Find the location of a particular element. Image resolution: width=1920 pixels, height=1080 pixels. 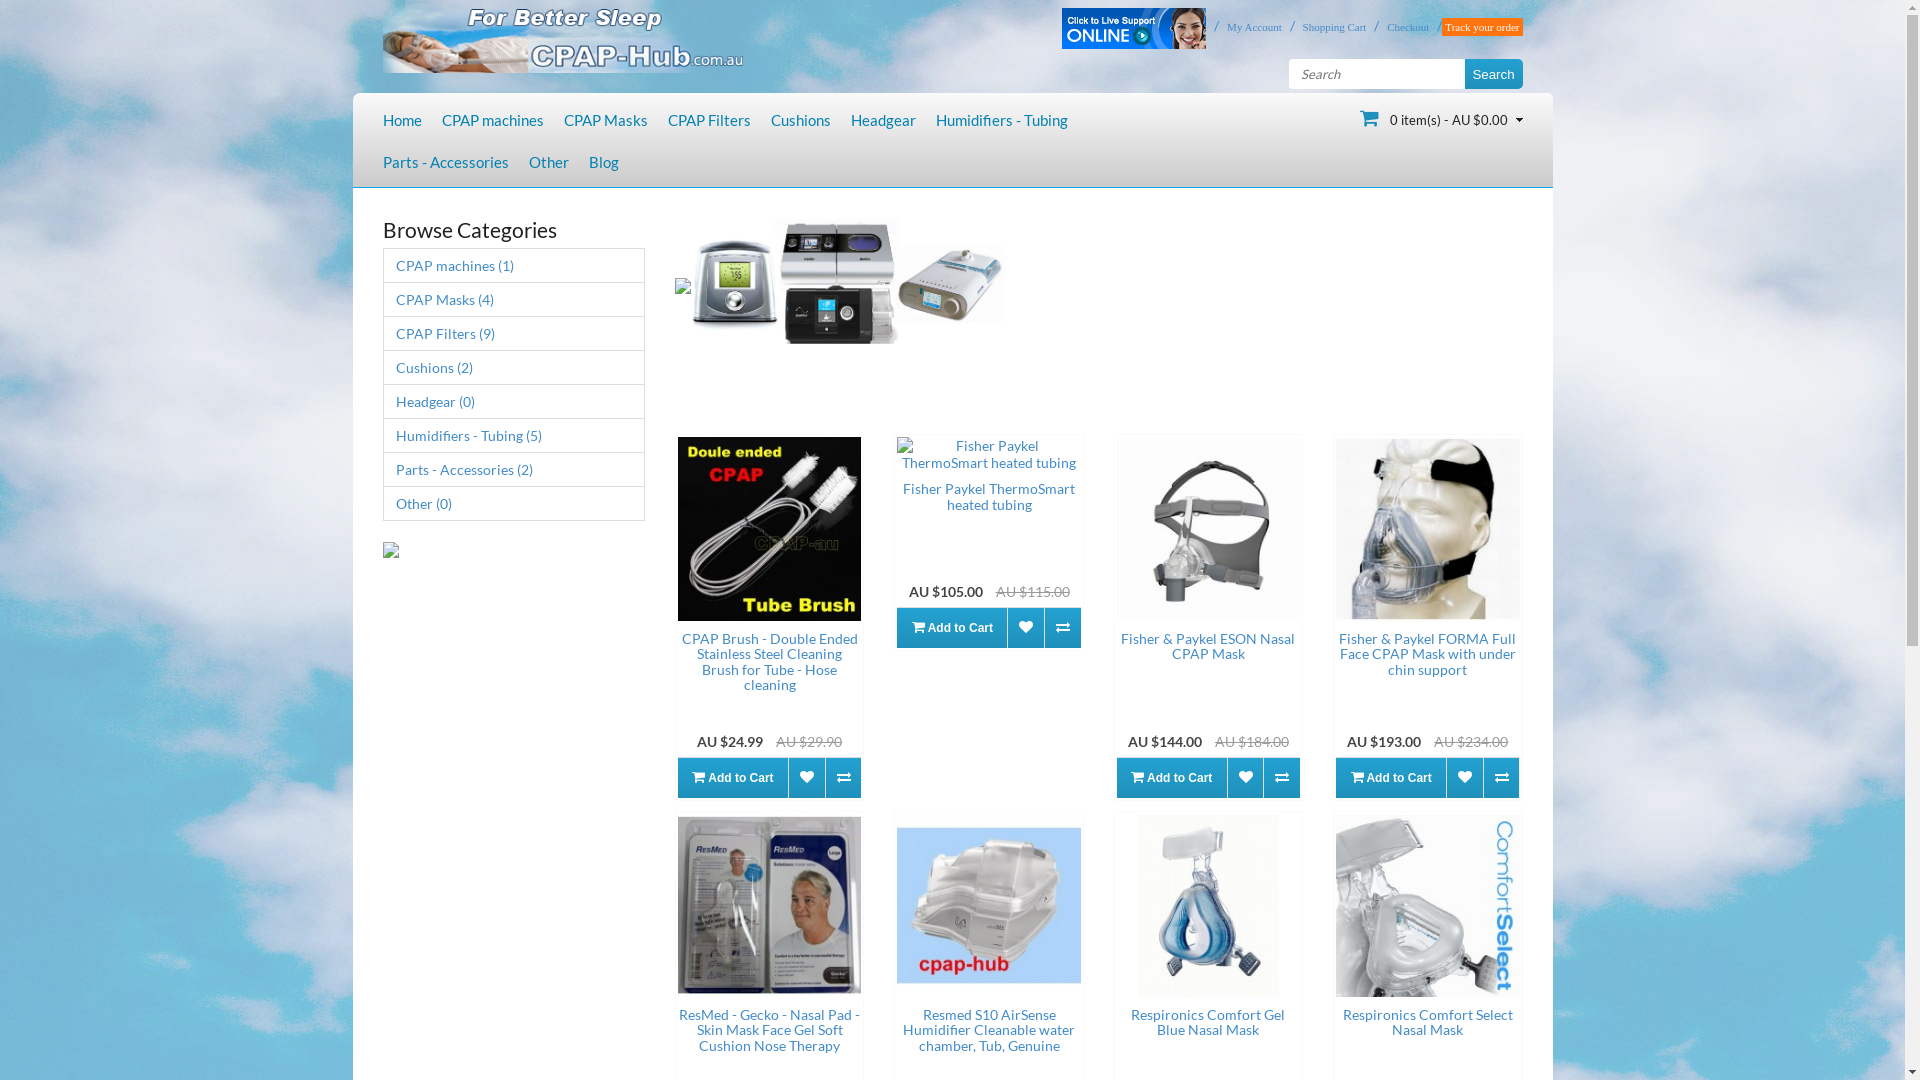

'Headgear (0)' is located at coordinates (513, 401).